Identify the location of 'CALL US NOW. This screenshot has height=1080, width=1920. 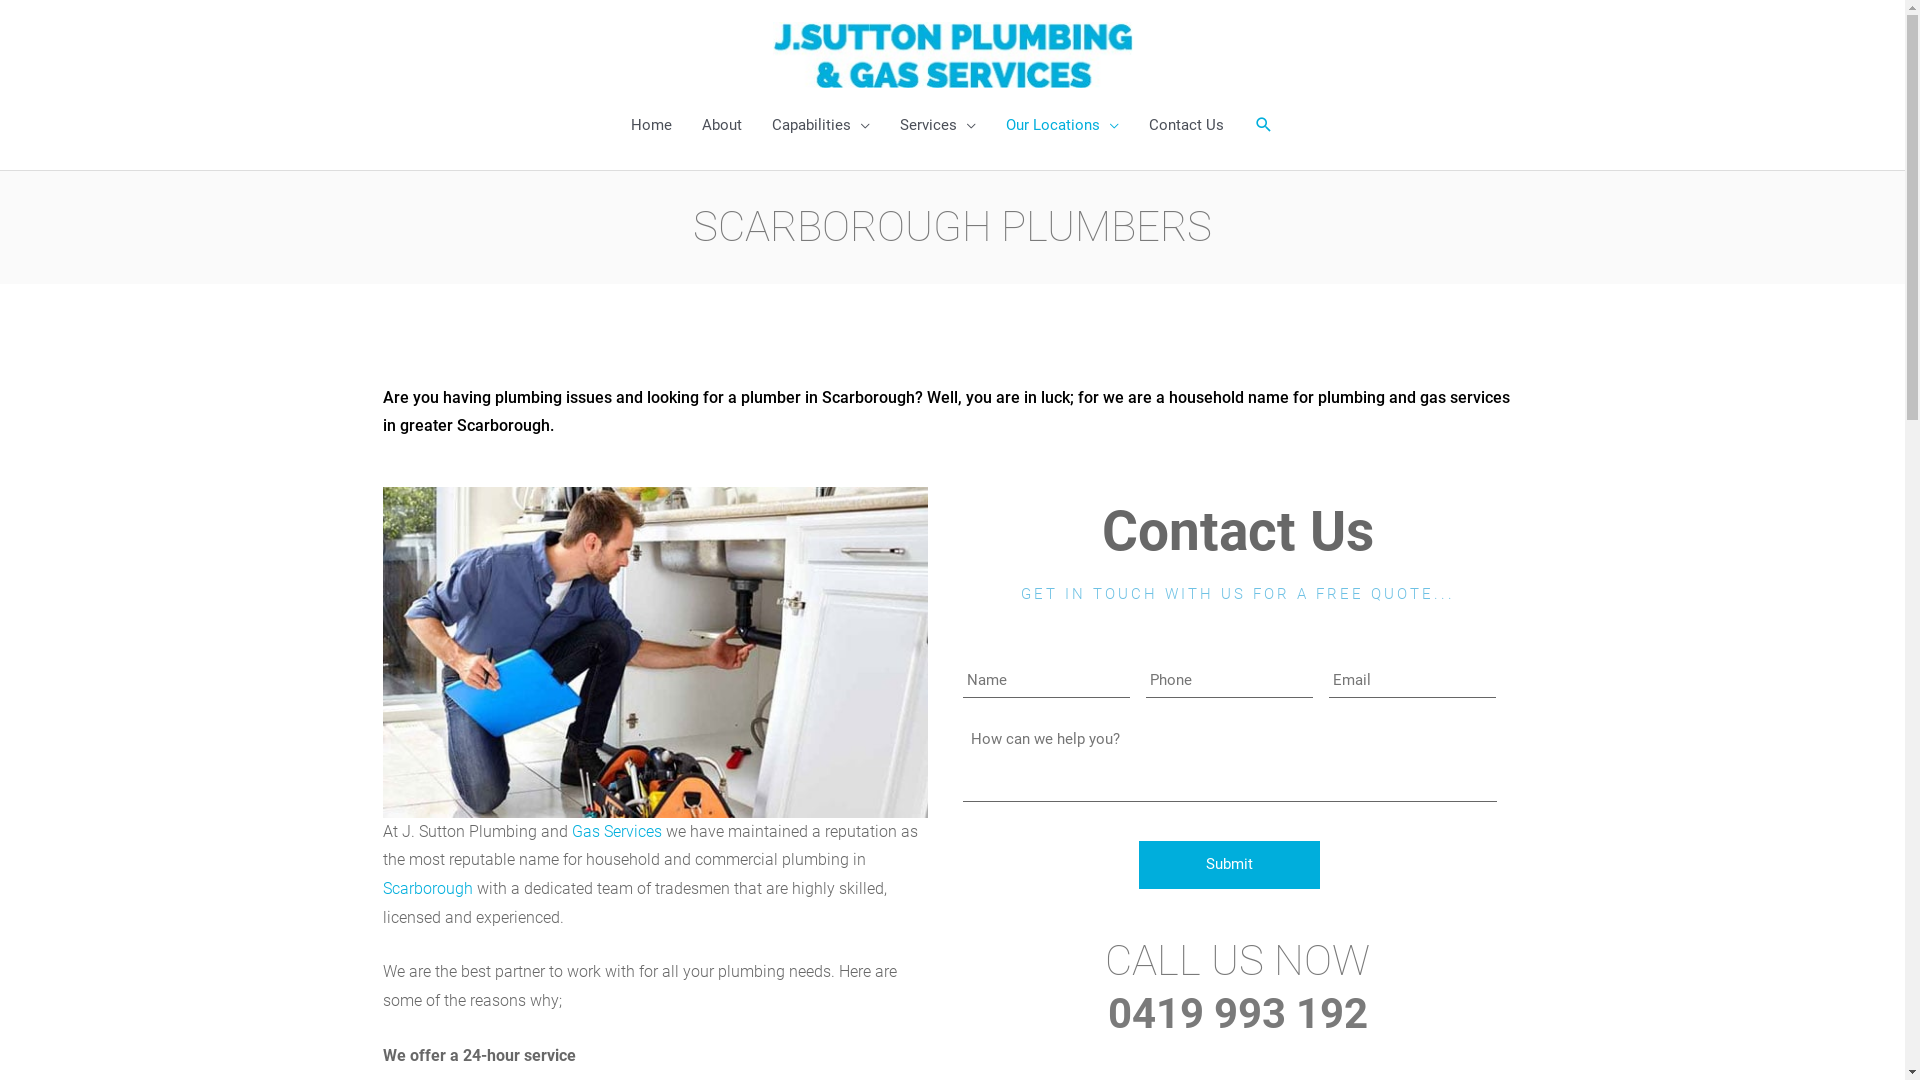
(1236, 986).